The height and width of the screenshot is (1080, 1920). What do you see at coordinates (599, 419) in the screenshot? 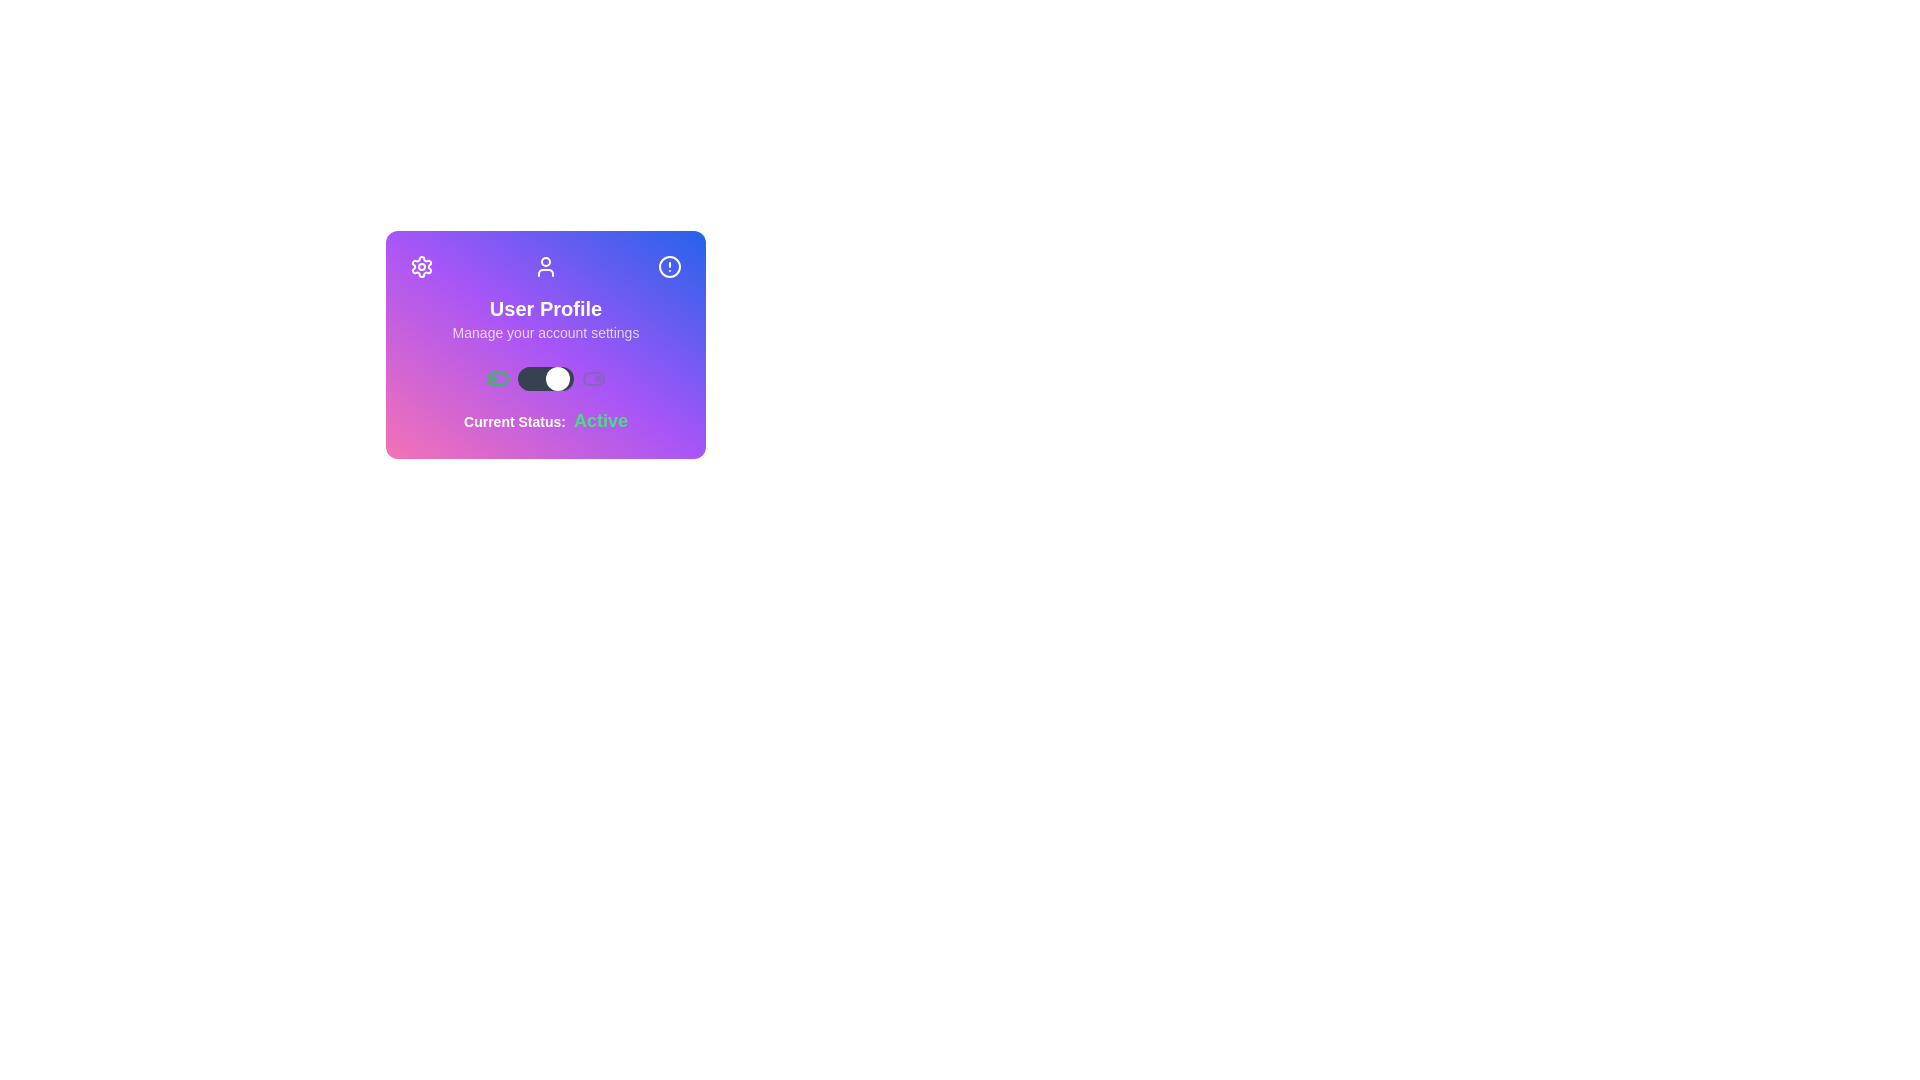
I see `the 'Active' text display that indicates the current status of a feature or entity within the user profile card` at bounding box center [599, 419].